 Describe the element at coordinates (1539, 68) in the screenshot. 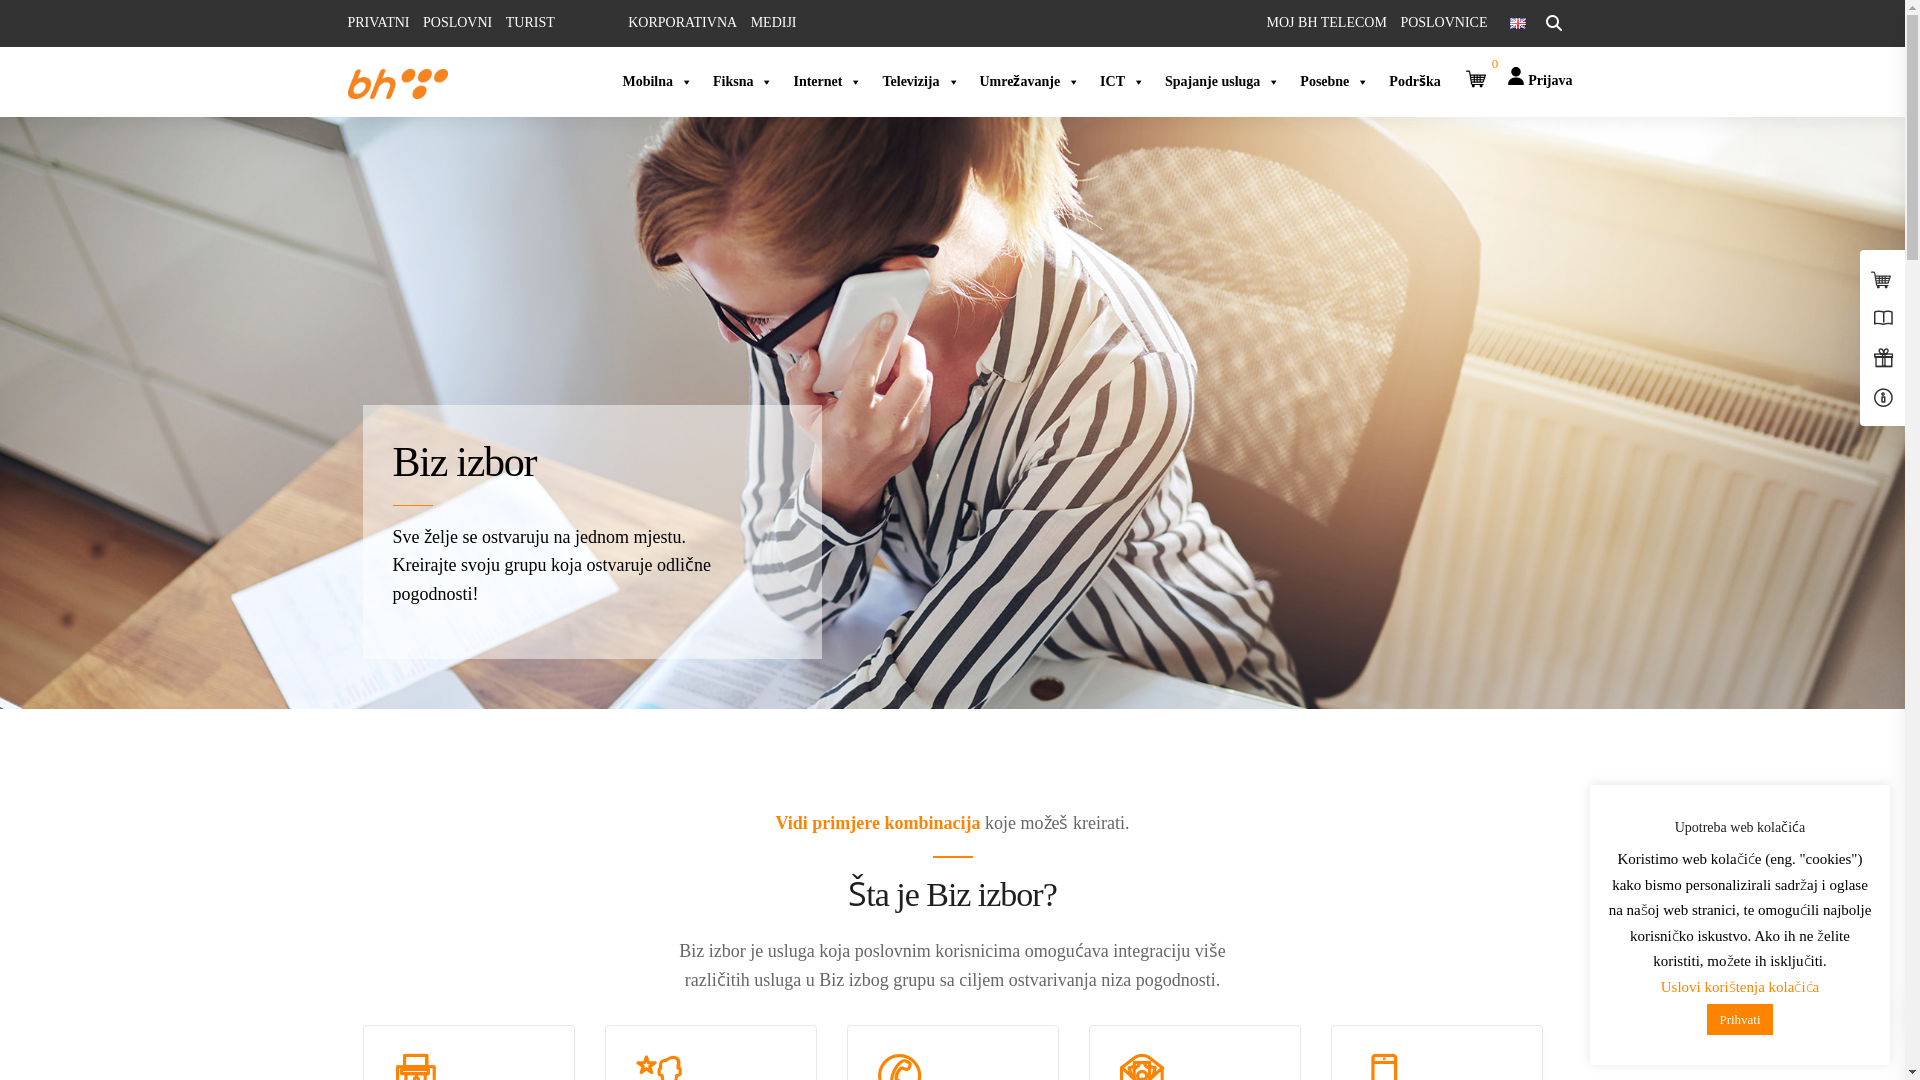

I see `'Prijava'` at that location.